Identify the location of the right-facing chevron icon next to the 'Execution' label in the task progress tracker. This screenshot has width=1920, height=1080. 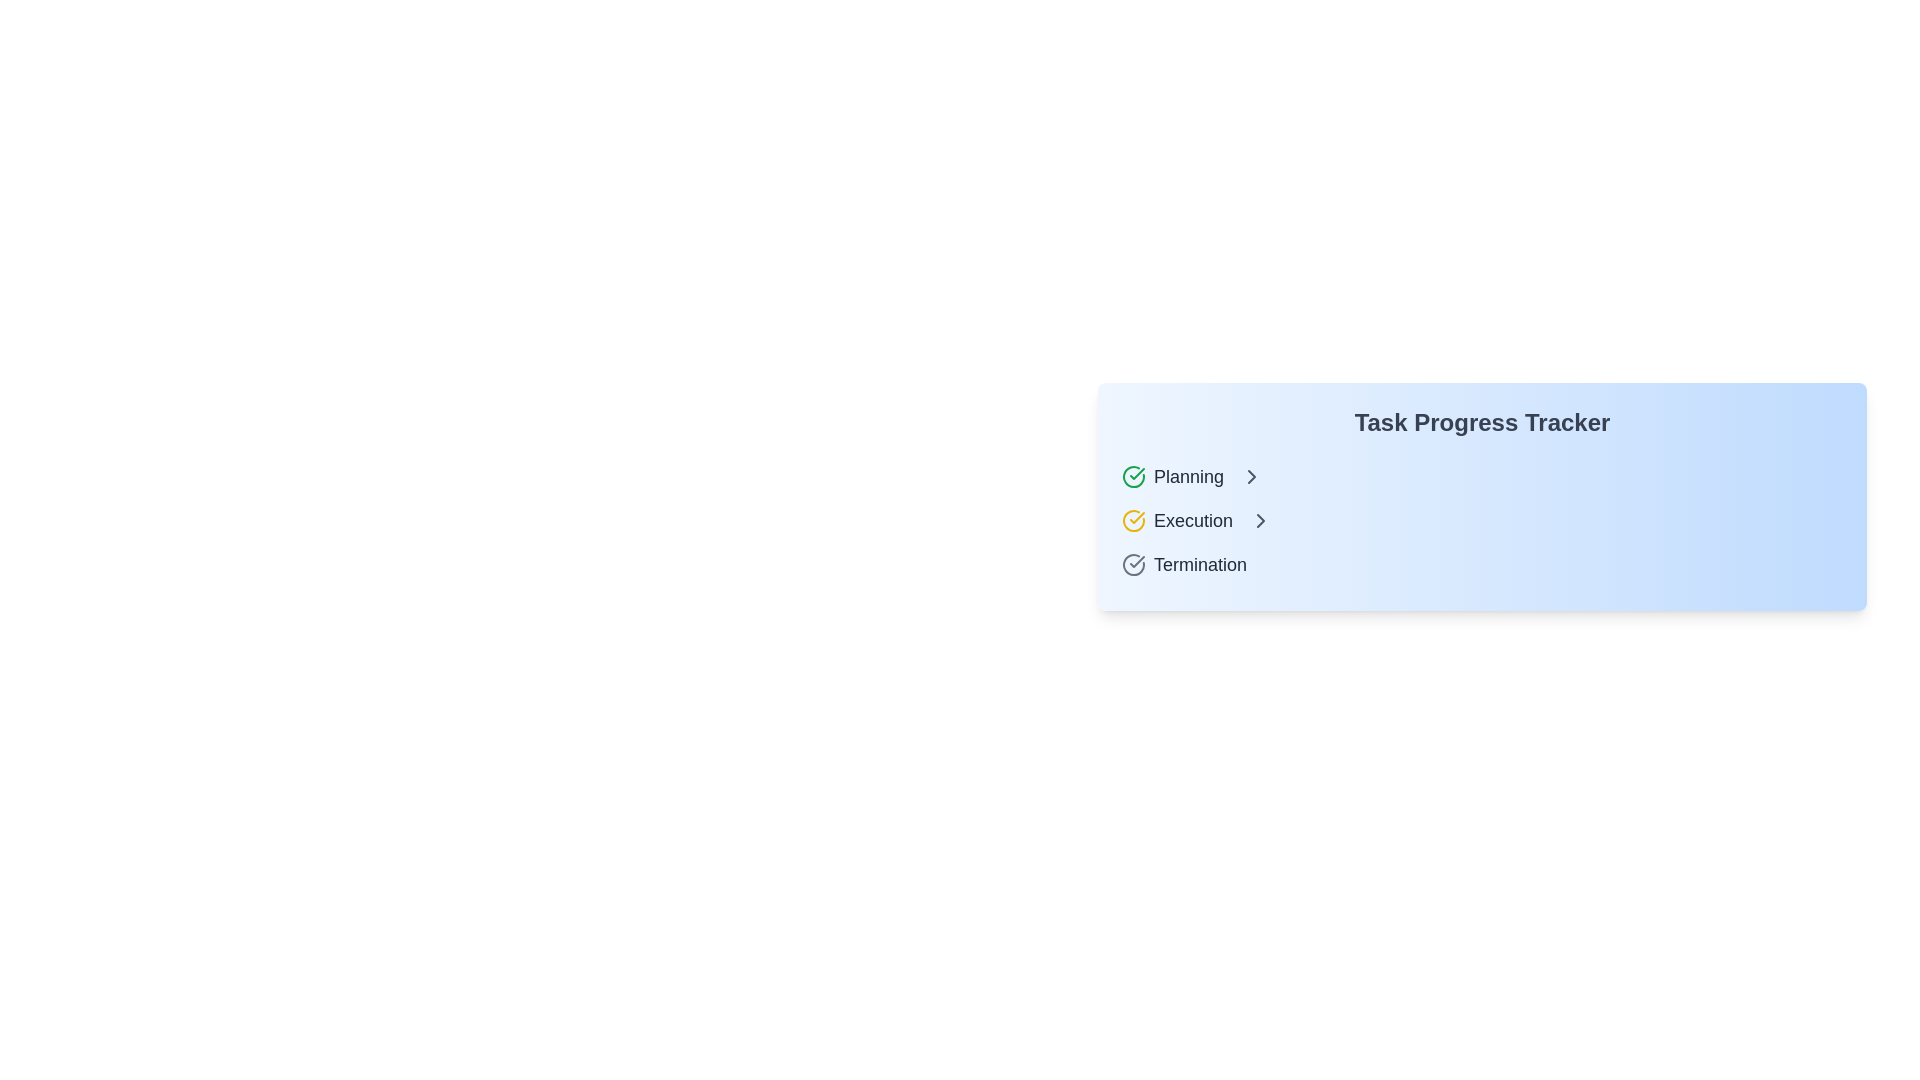
(1260, 519).